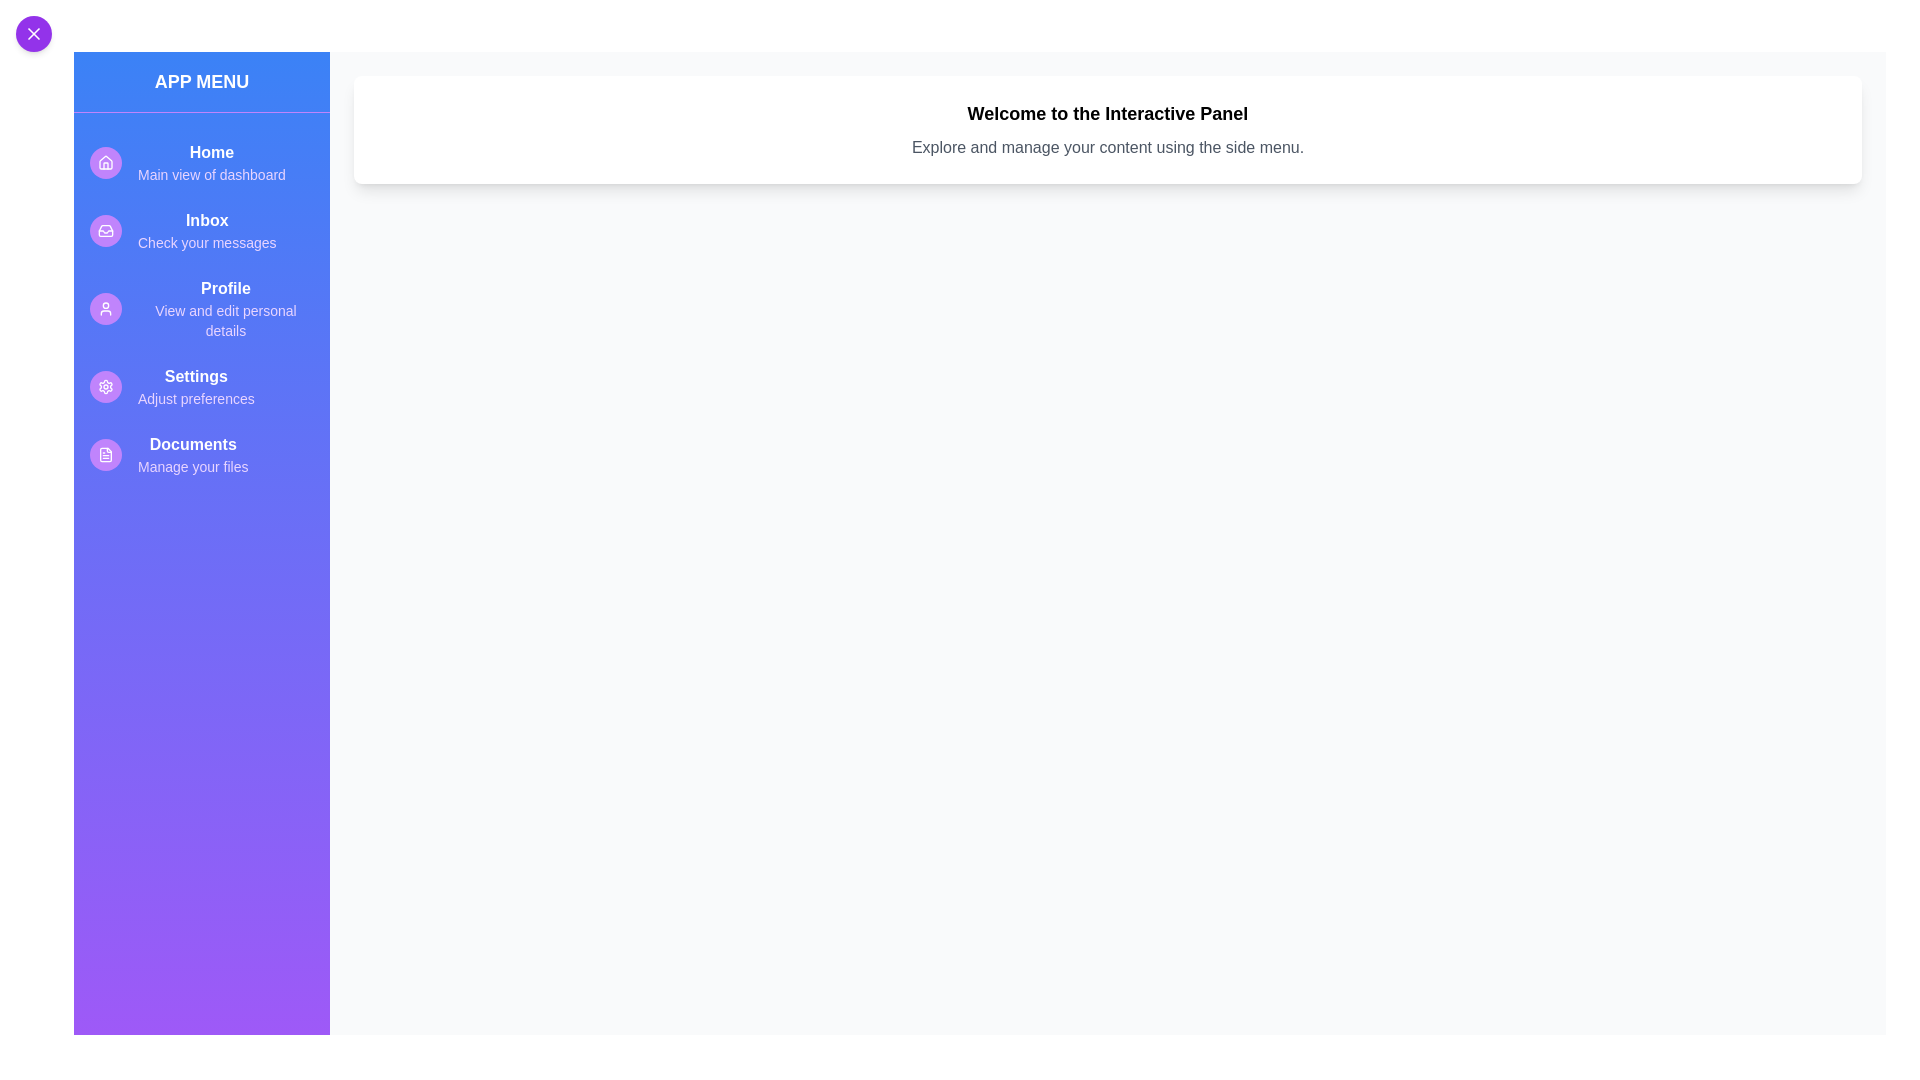 The height and width of the screenshot is (1080, 1920). Describe the element at coordinates (201, 161) in the screenshot. I see `the menu item corresponding to Home` at that location.